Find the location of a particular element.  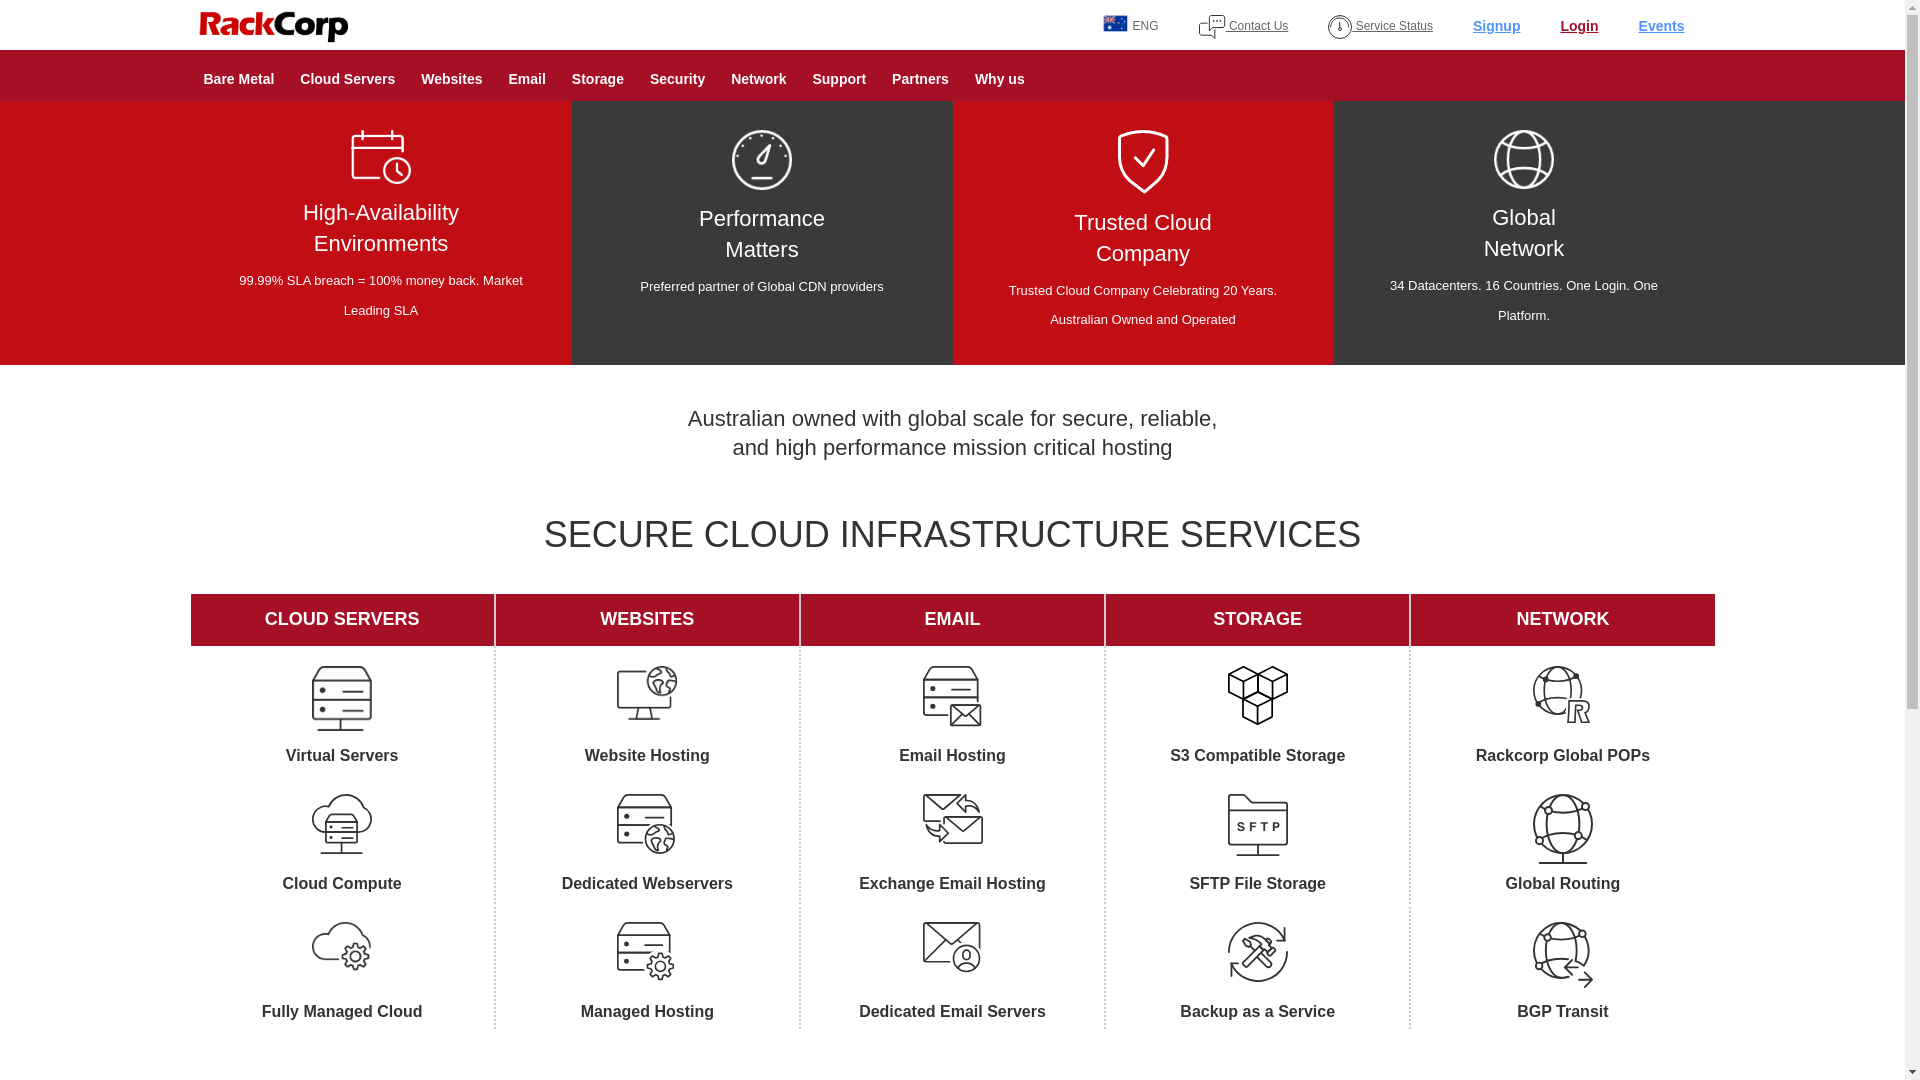

'Managed Hosting' is located at coordinates (647, 970).